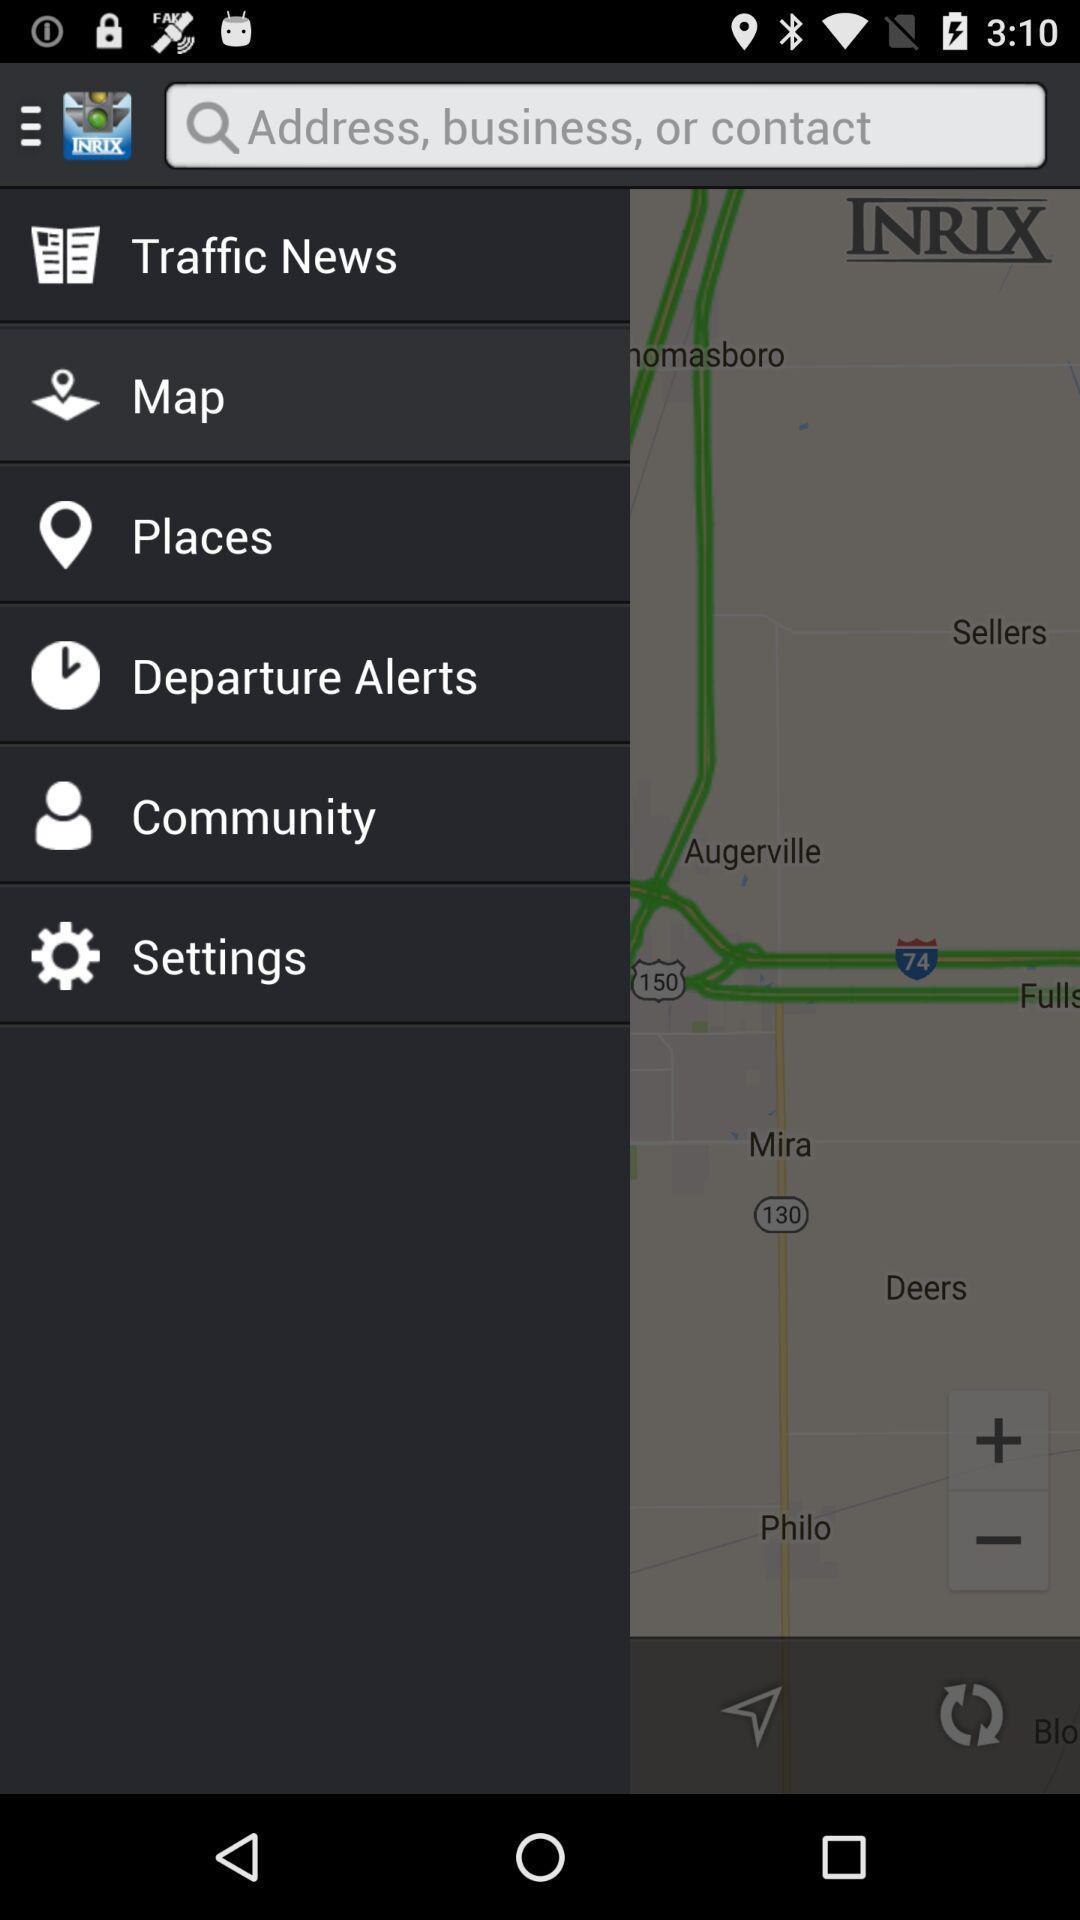 This screenshot has width=1080, height=1920. I want to click on the places item, so click(202, 535).